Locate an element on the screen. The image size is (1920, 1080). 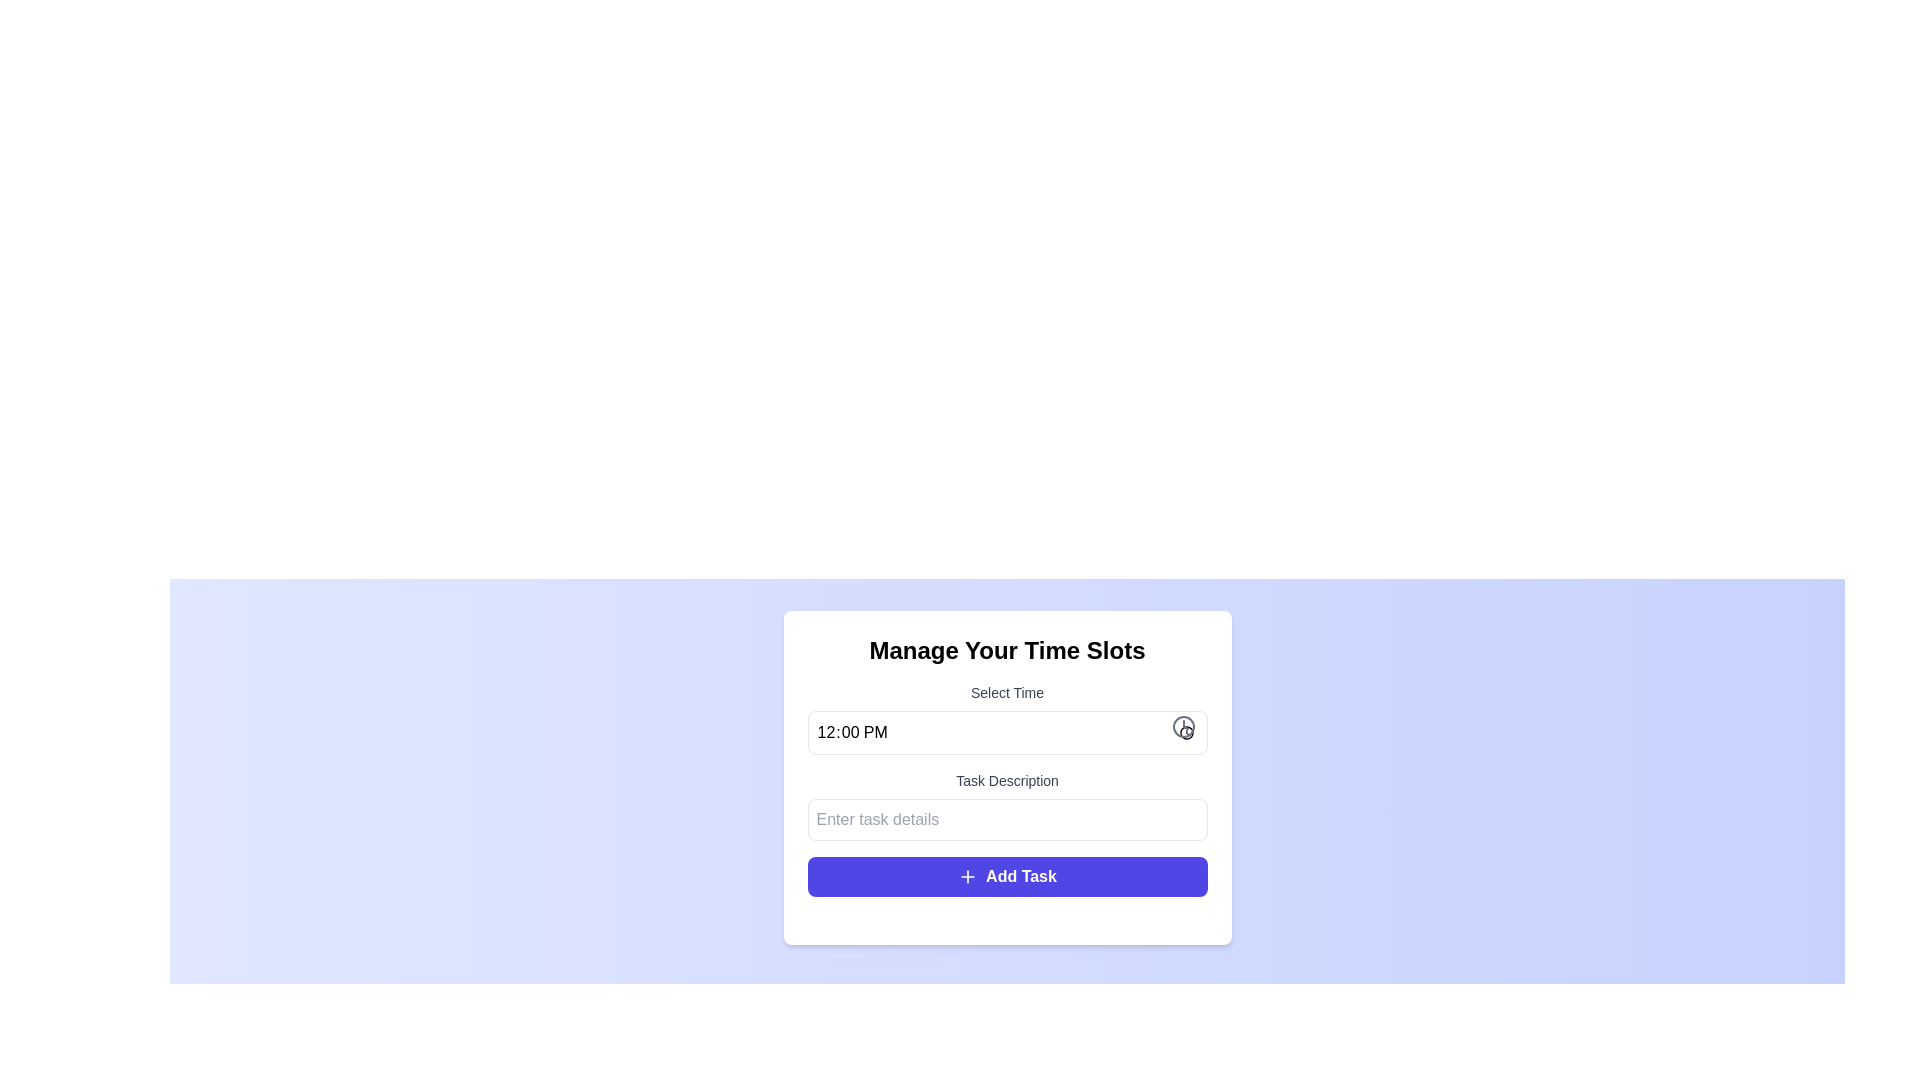
from the Time input field, located below the 'Select Time' label and centrally aligned in the white card layout, onto neighboring fields is located at coordinates (1007, 729).